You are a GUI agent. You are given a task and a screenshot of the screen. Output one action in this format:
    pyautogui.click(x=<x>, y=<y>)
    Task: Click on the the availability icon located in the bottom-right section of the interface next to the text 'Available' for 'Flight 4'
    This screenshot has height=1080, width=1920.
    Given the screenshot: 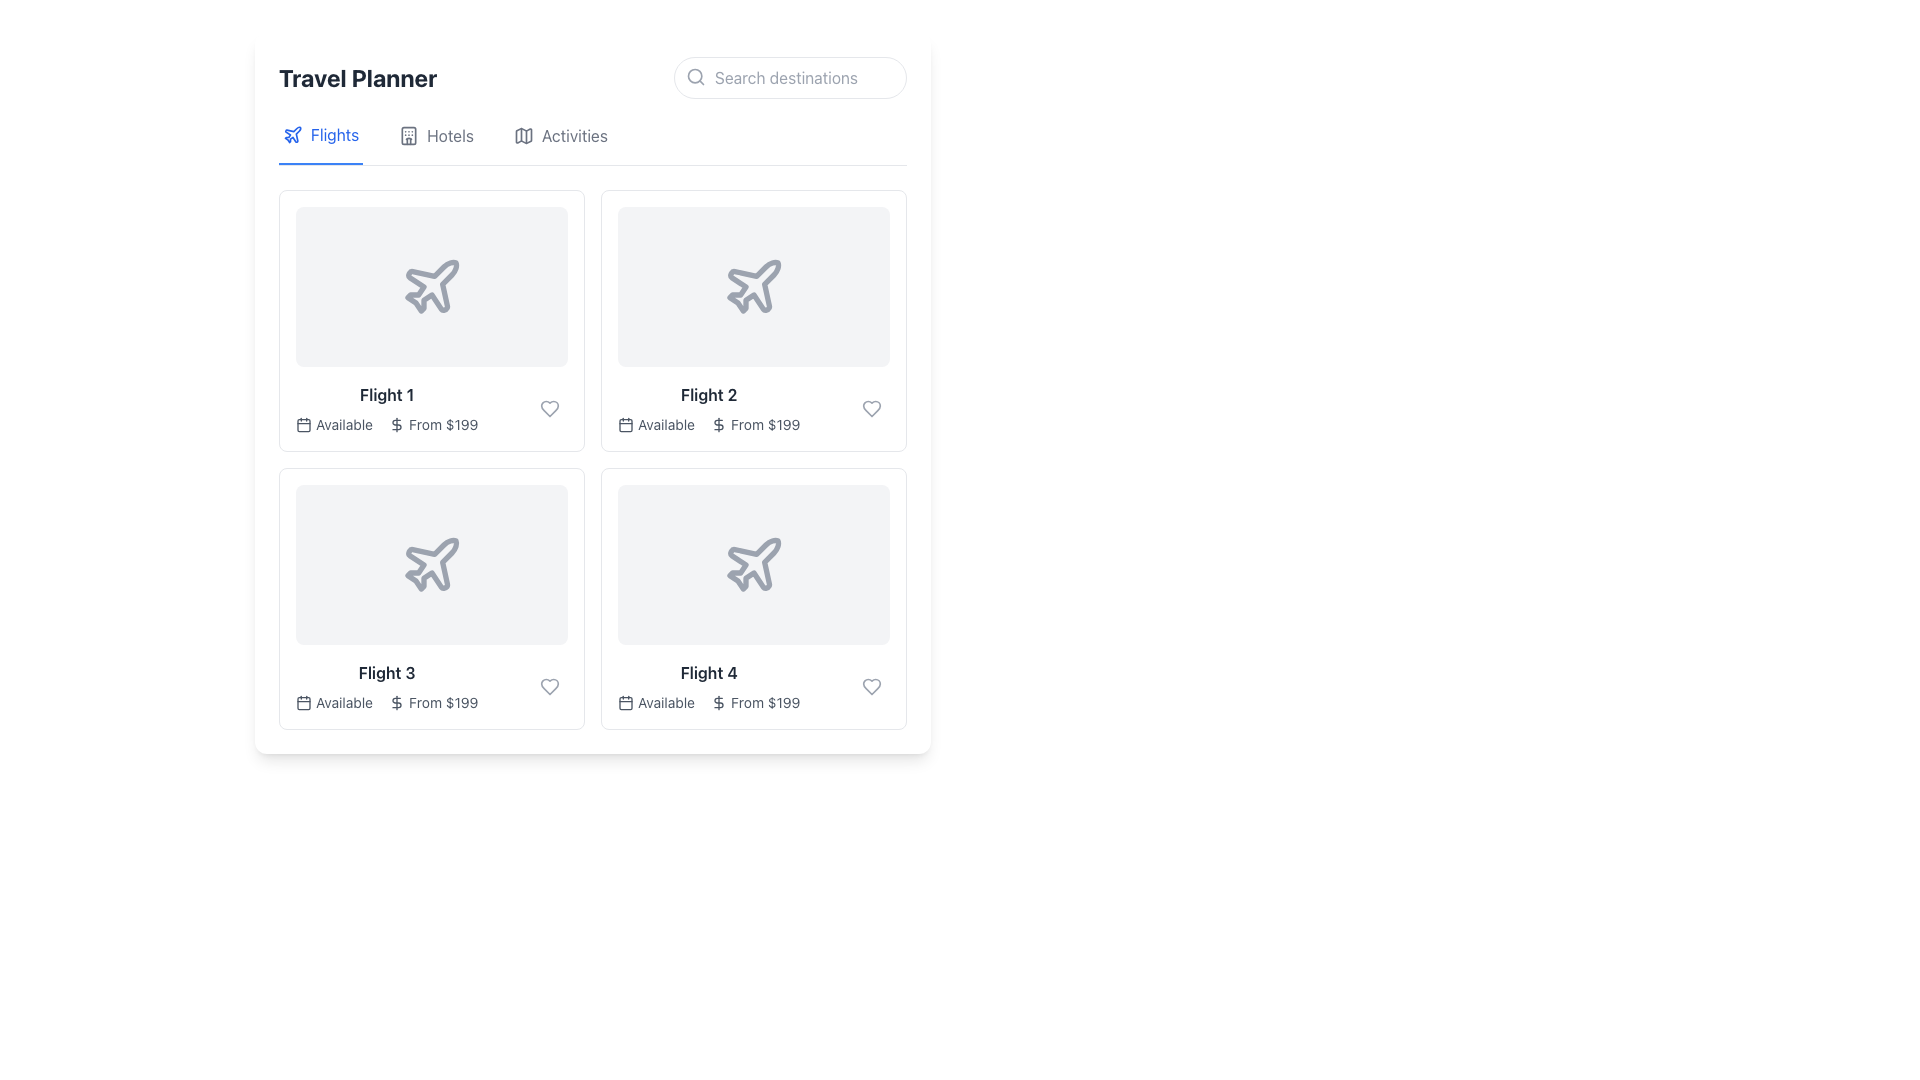 What is the action you would take?
    pyautogui.click(x=624, y=701)
    